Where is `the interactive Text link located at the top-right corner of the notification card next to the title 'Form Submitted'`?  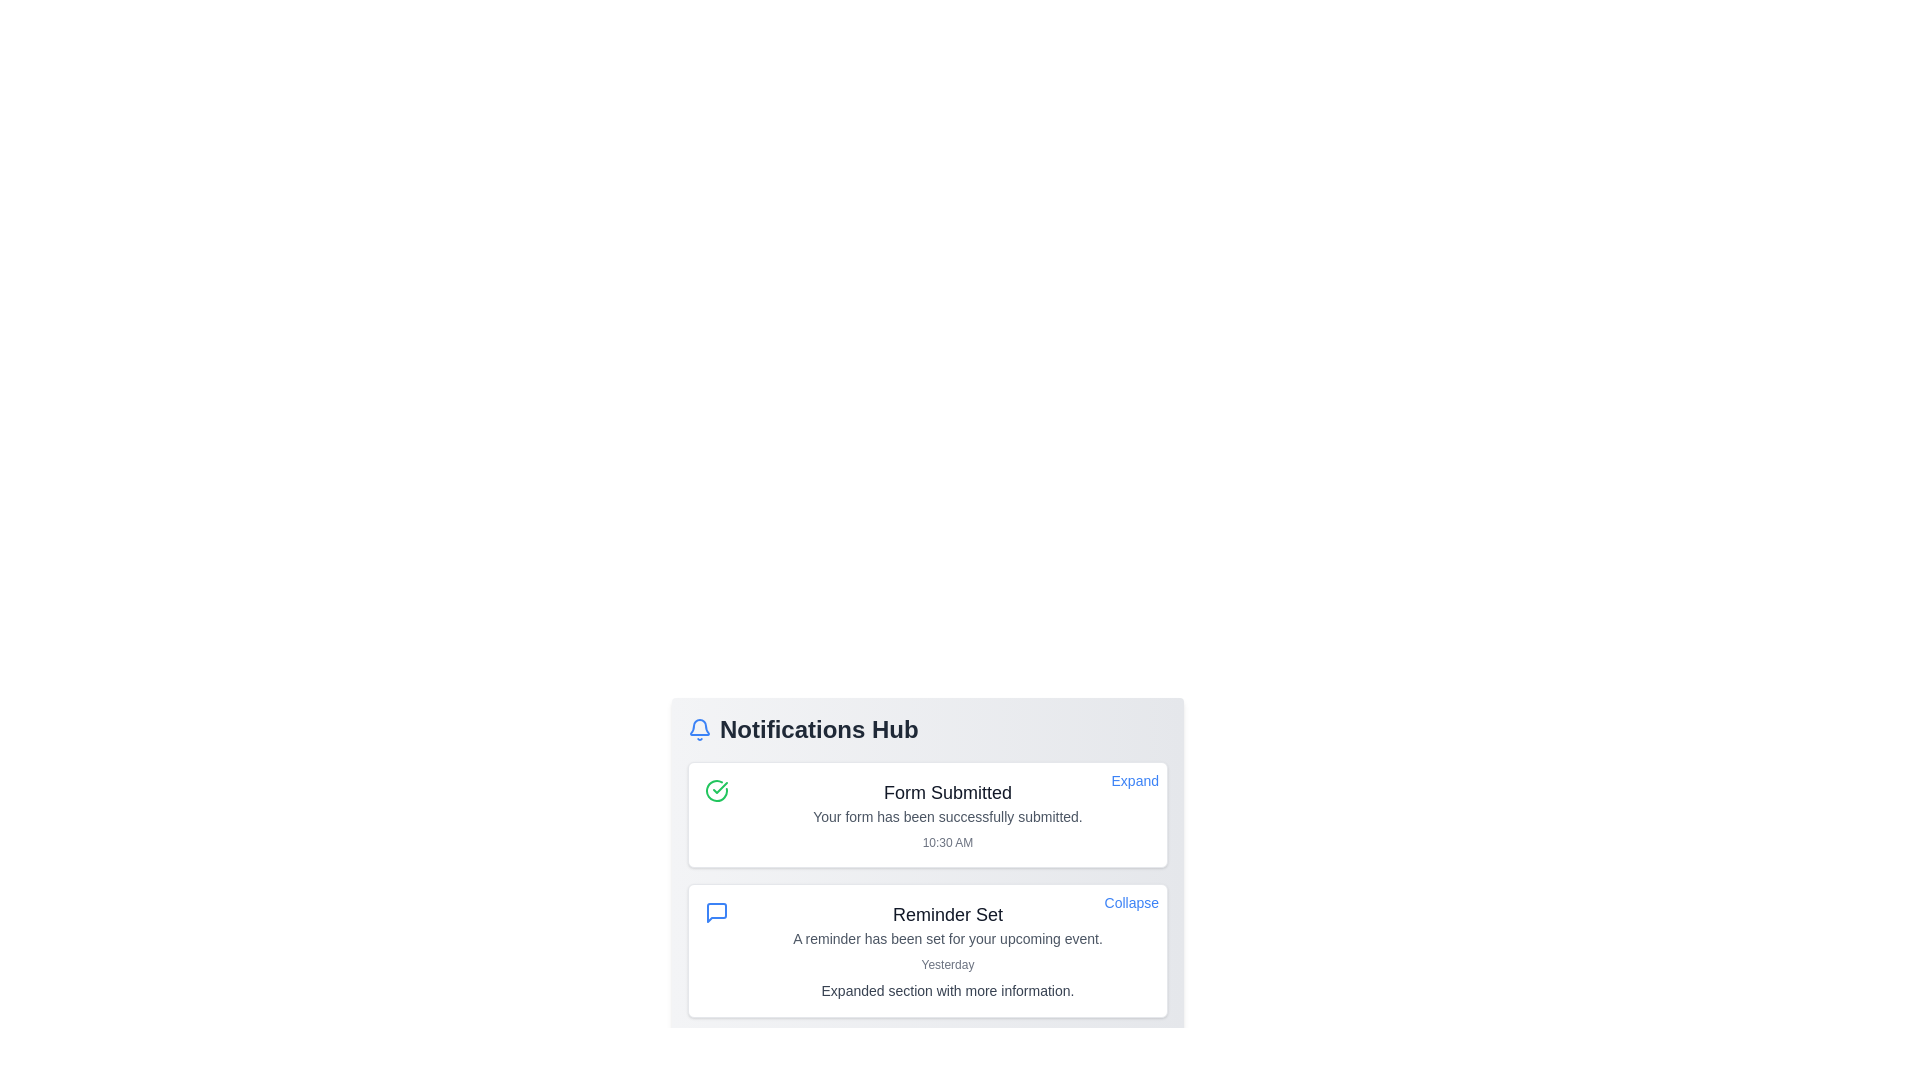
the interactive Text link located at the top-right corner of the notification card next to the title 'Form Submitted' is located at coordinates (1135, 779).